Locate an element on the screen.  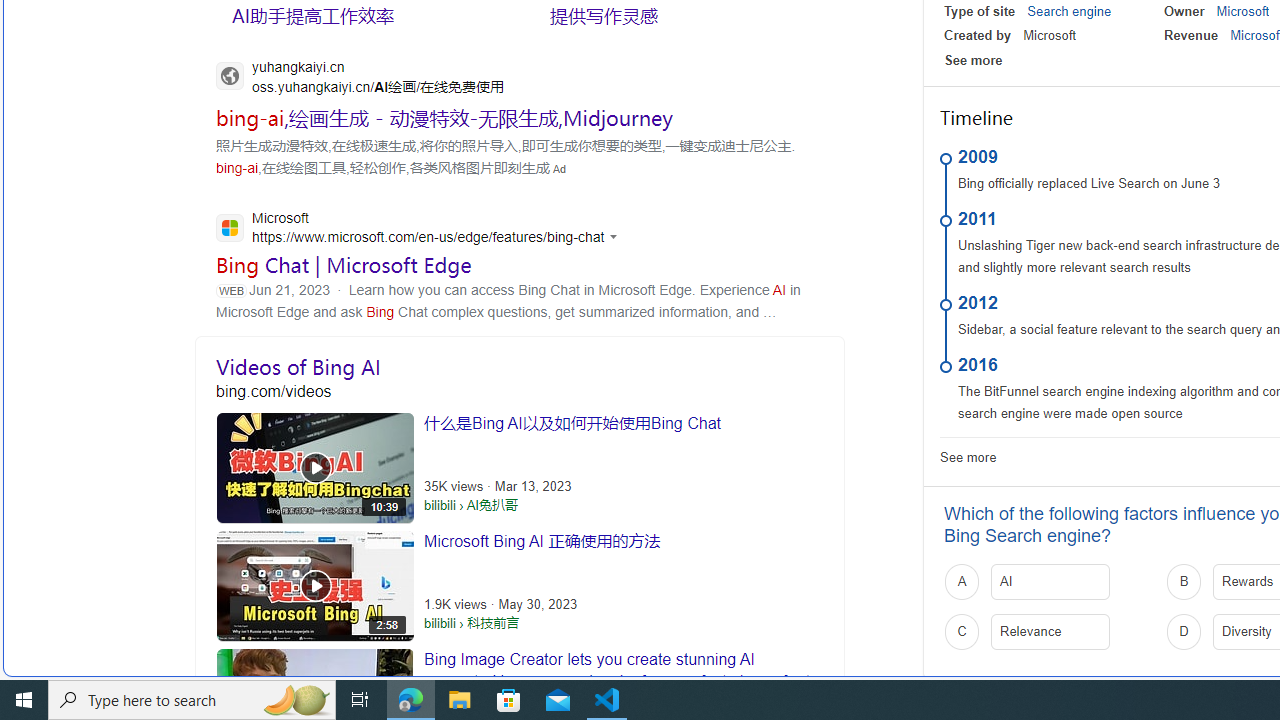
'C Relevance' is located at coordinates (1048, 631).